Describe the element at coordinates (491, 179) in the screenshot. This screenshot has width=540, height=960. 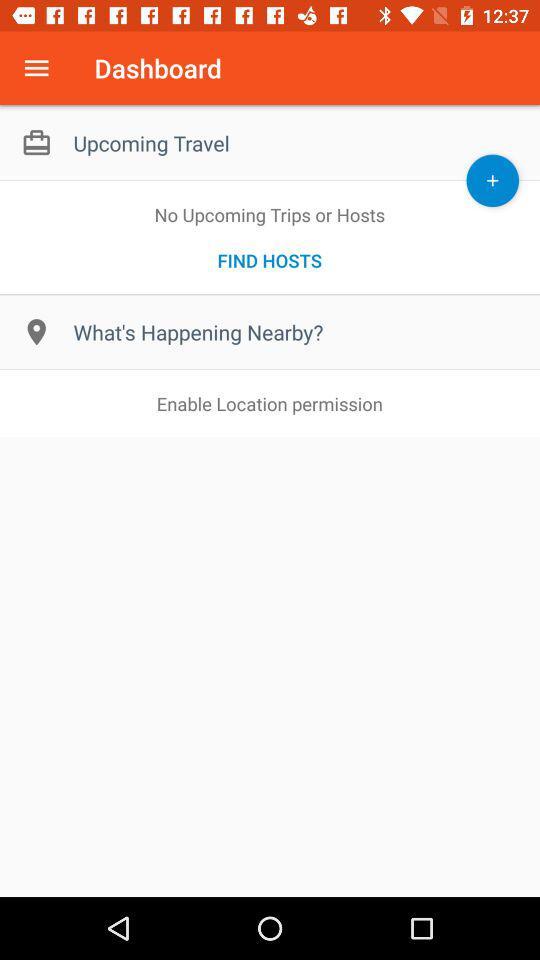
I see `the add icon` at that location.